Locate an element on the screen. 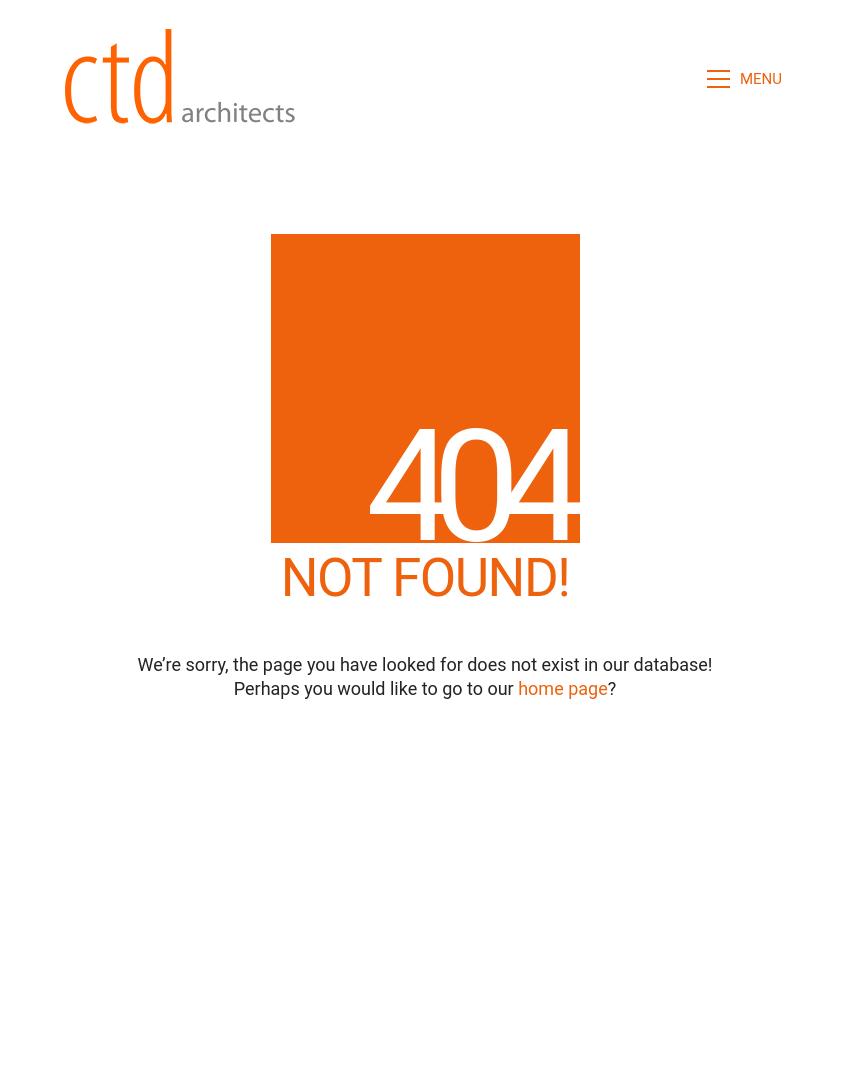  'CLOSE' is located at coordinates (738, 68).